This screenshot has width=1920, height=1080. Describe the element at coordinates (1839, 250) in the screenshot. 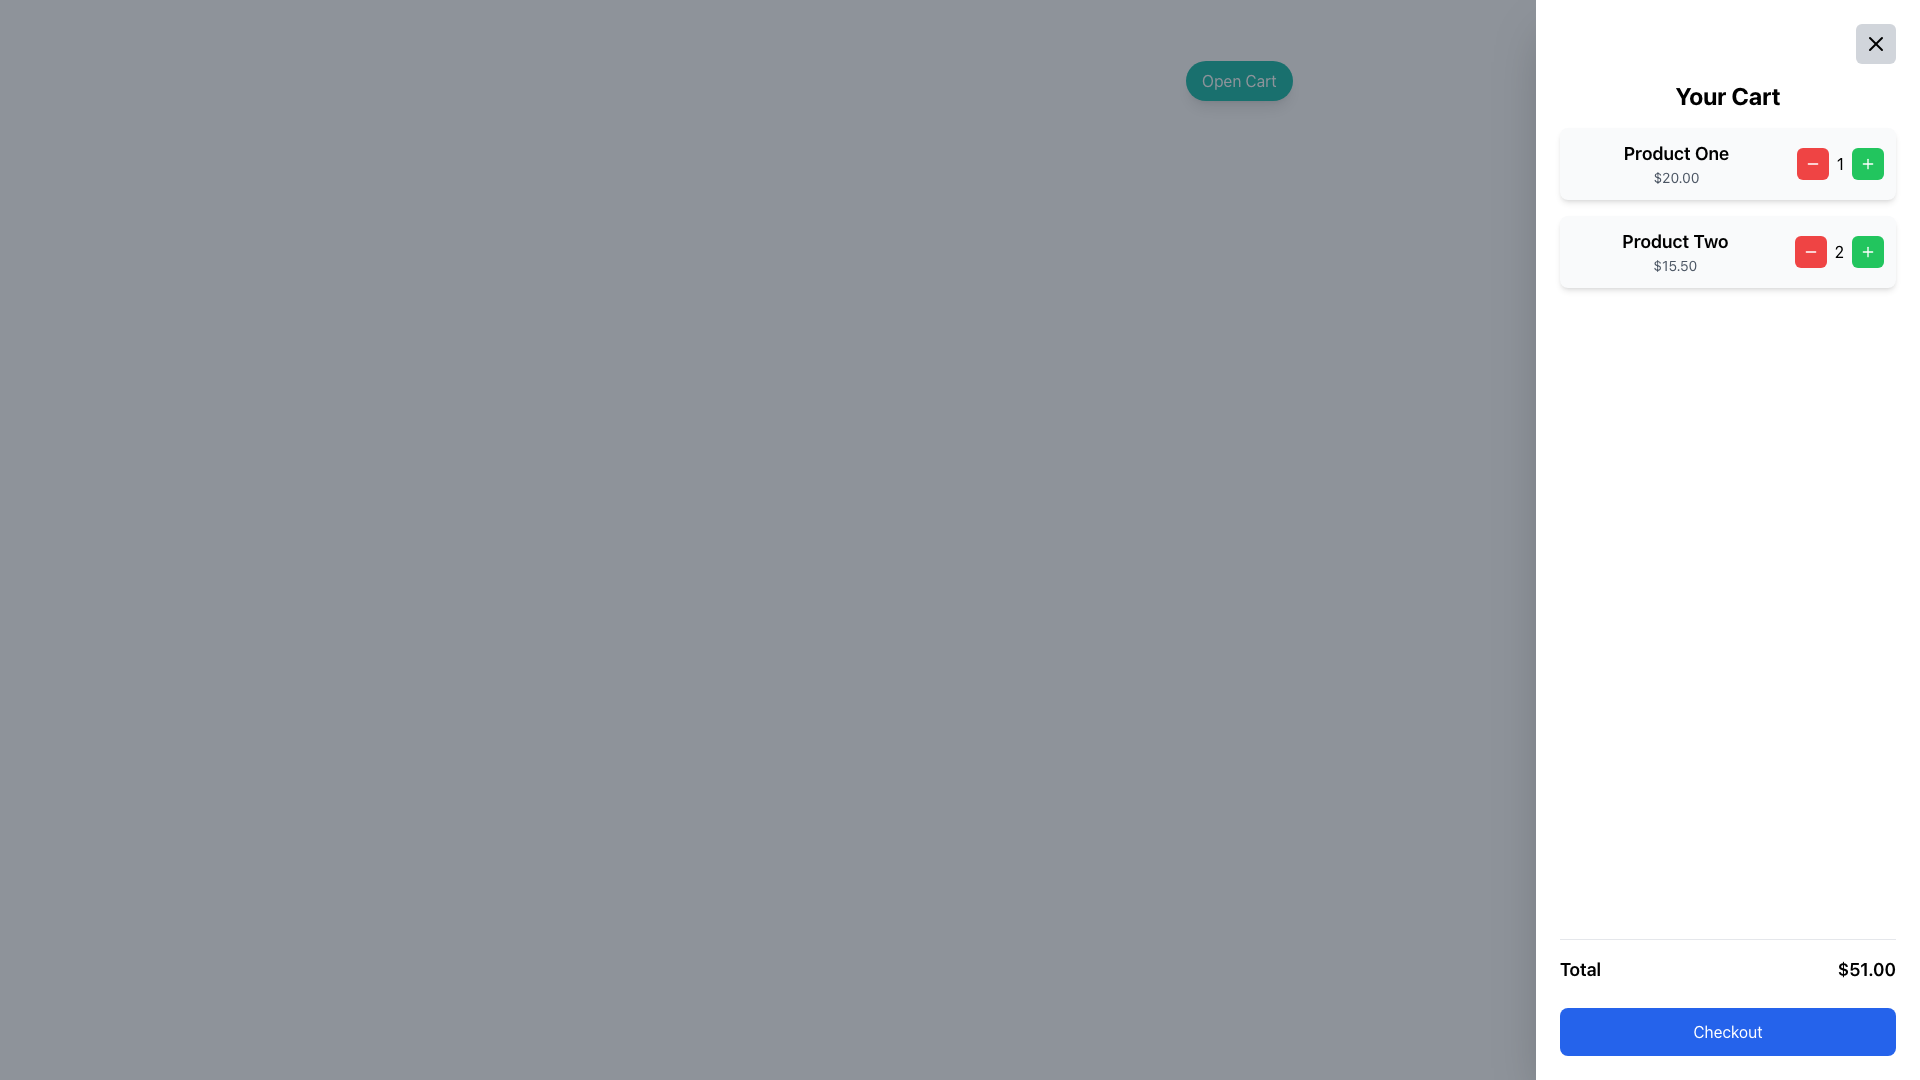

I see `the Static Text Display element that shows the numeric value '2', which is styled in a bold sans-serif font and positioned between the decrement and increment buttons in the second product row` at that location.